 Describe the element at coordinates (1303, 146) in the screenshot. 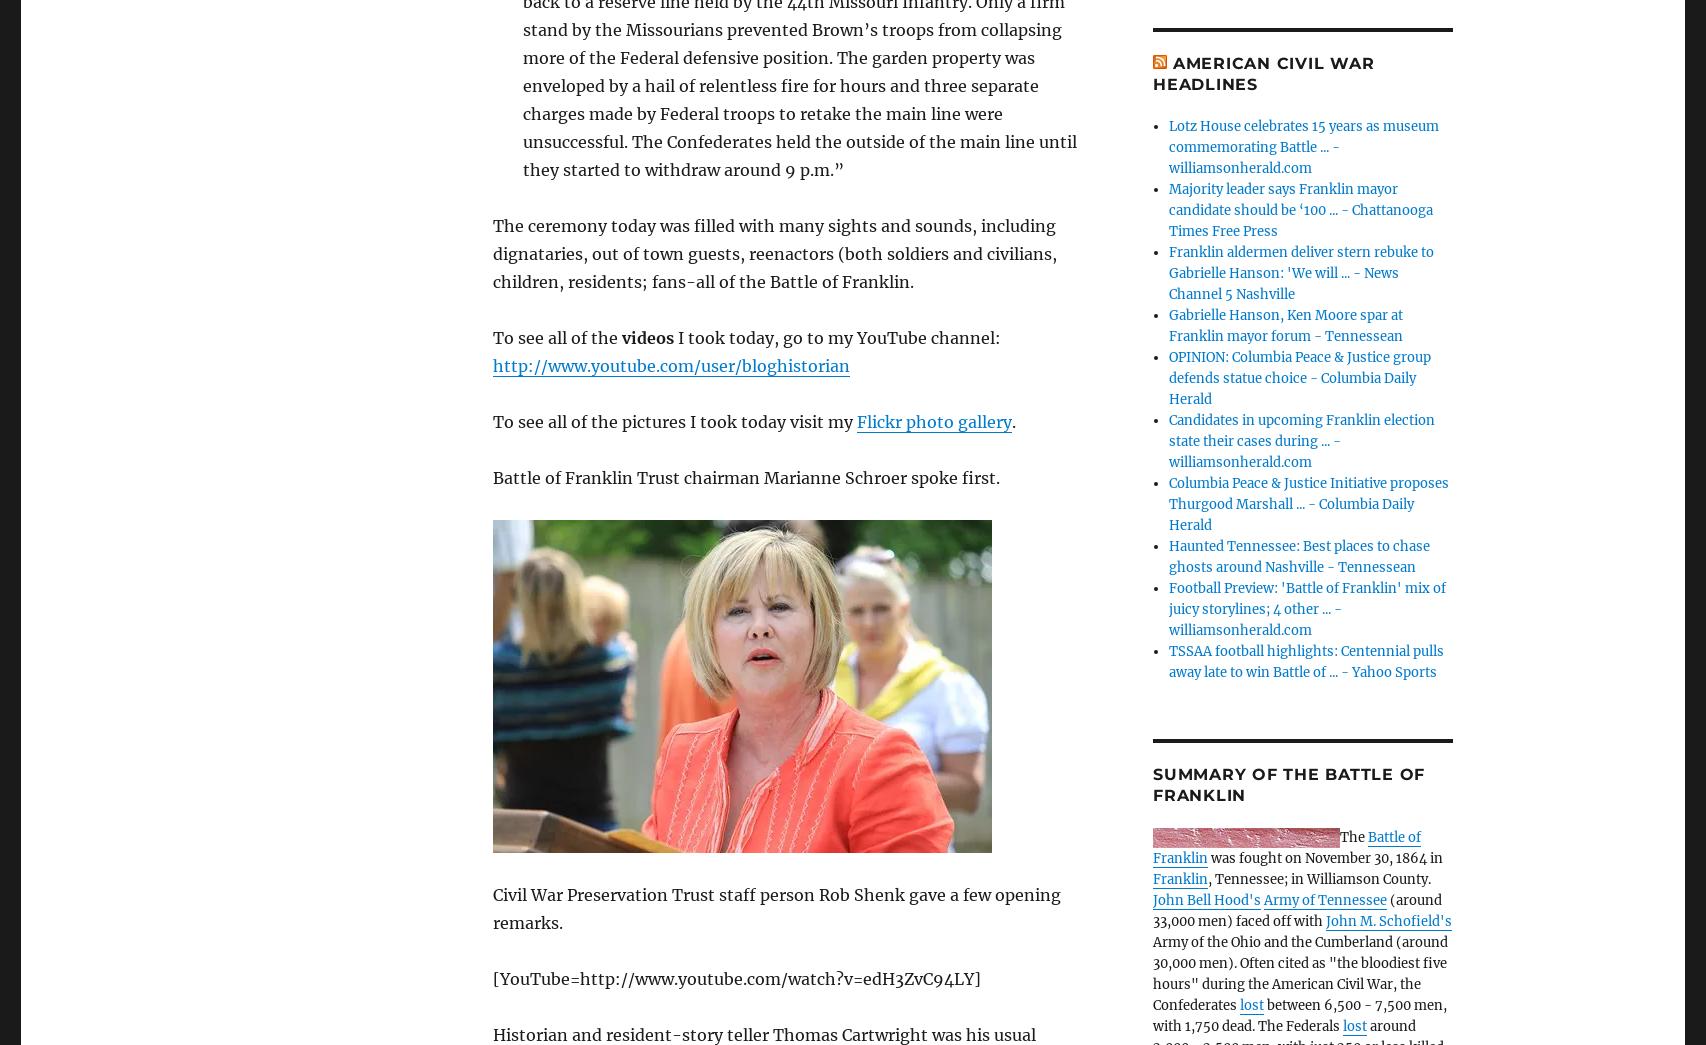

I see `'Lotz House celebrates 15 years as museum commemorating Battle ... - williamsonherald.com'` at that location.